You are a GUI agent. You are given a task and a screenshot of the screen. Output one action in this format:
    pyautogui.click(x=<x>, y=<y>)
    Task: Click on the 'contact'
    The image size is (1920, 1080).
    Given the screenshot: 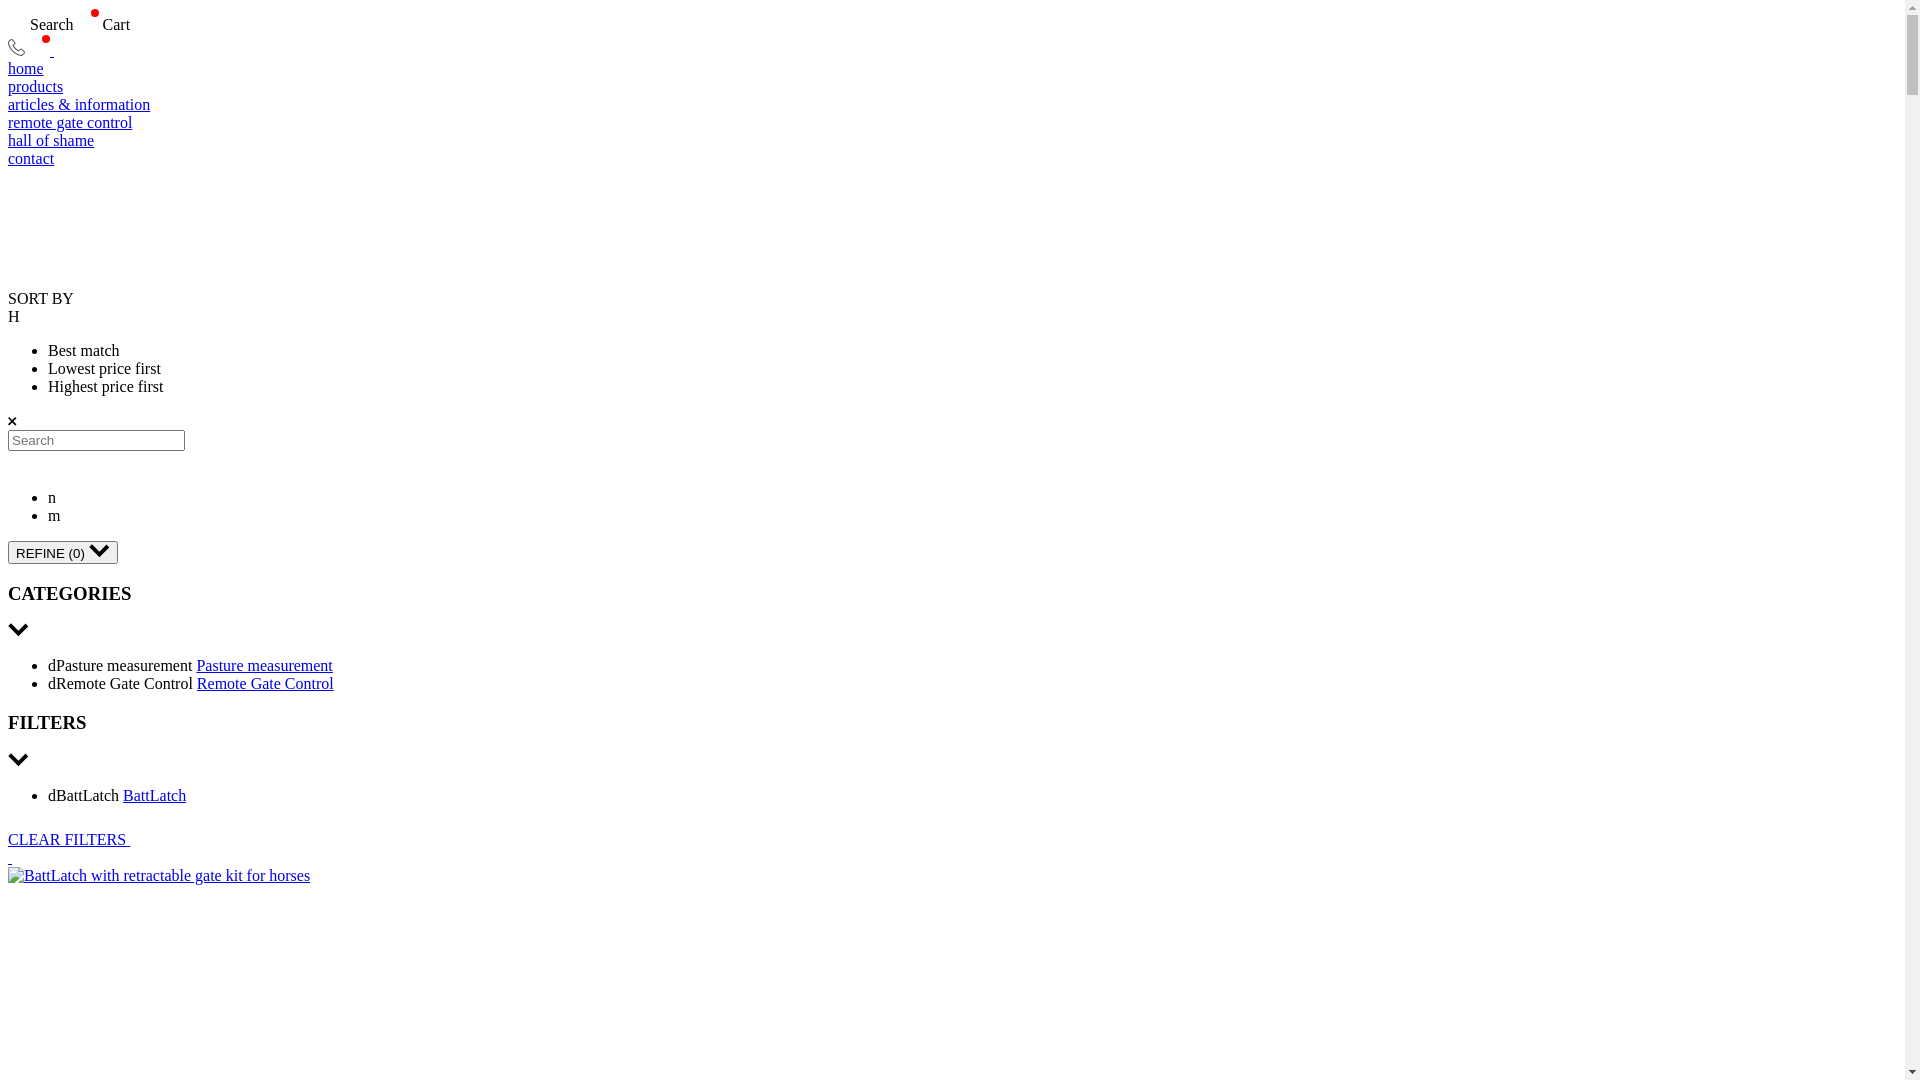 What is the action you would take?
    pyautogui.click(x=951, y=157)
    